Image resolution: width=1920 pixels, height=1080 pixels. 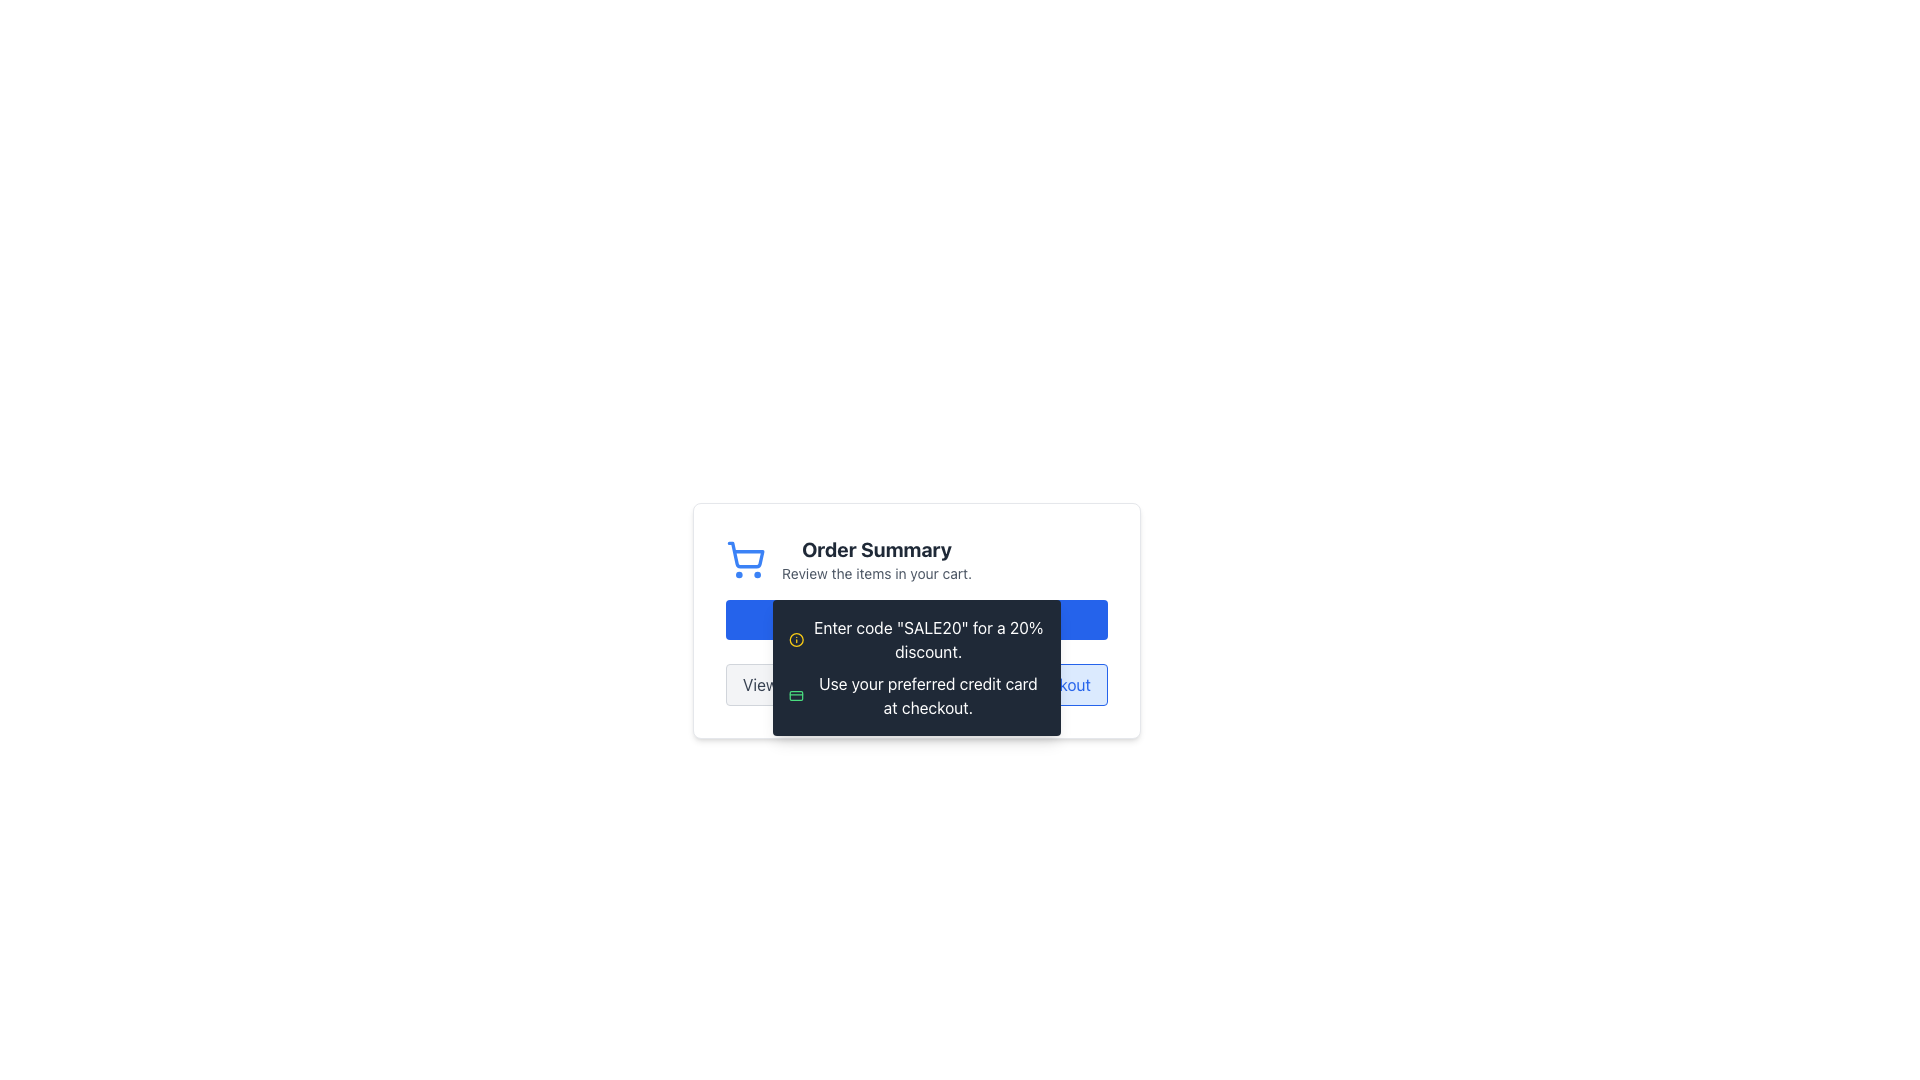 What do you see at coordinates (777, 684) in the screenshot?
I see `the 'View Cart' button, which has a light gray background and dark gray text` at bounding box center [777, 684].